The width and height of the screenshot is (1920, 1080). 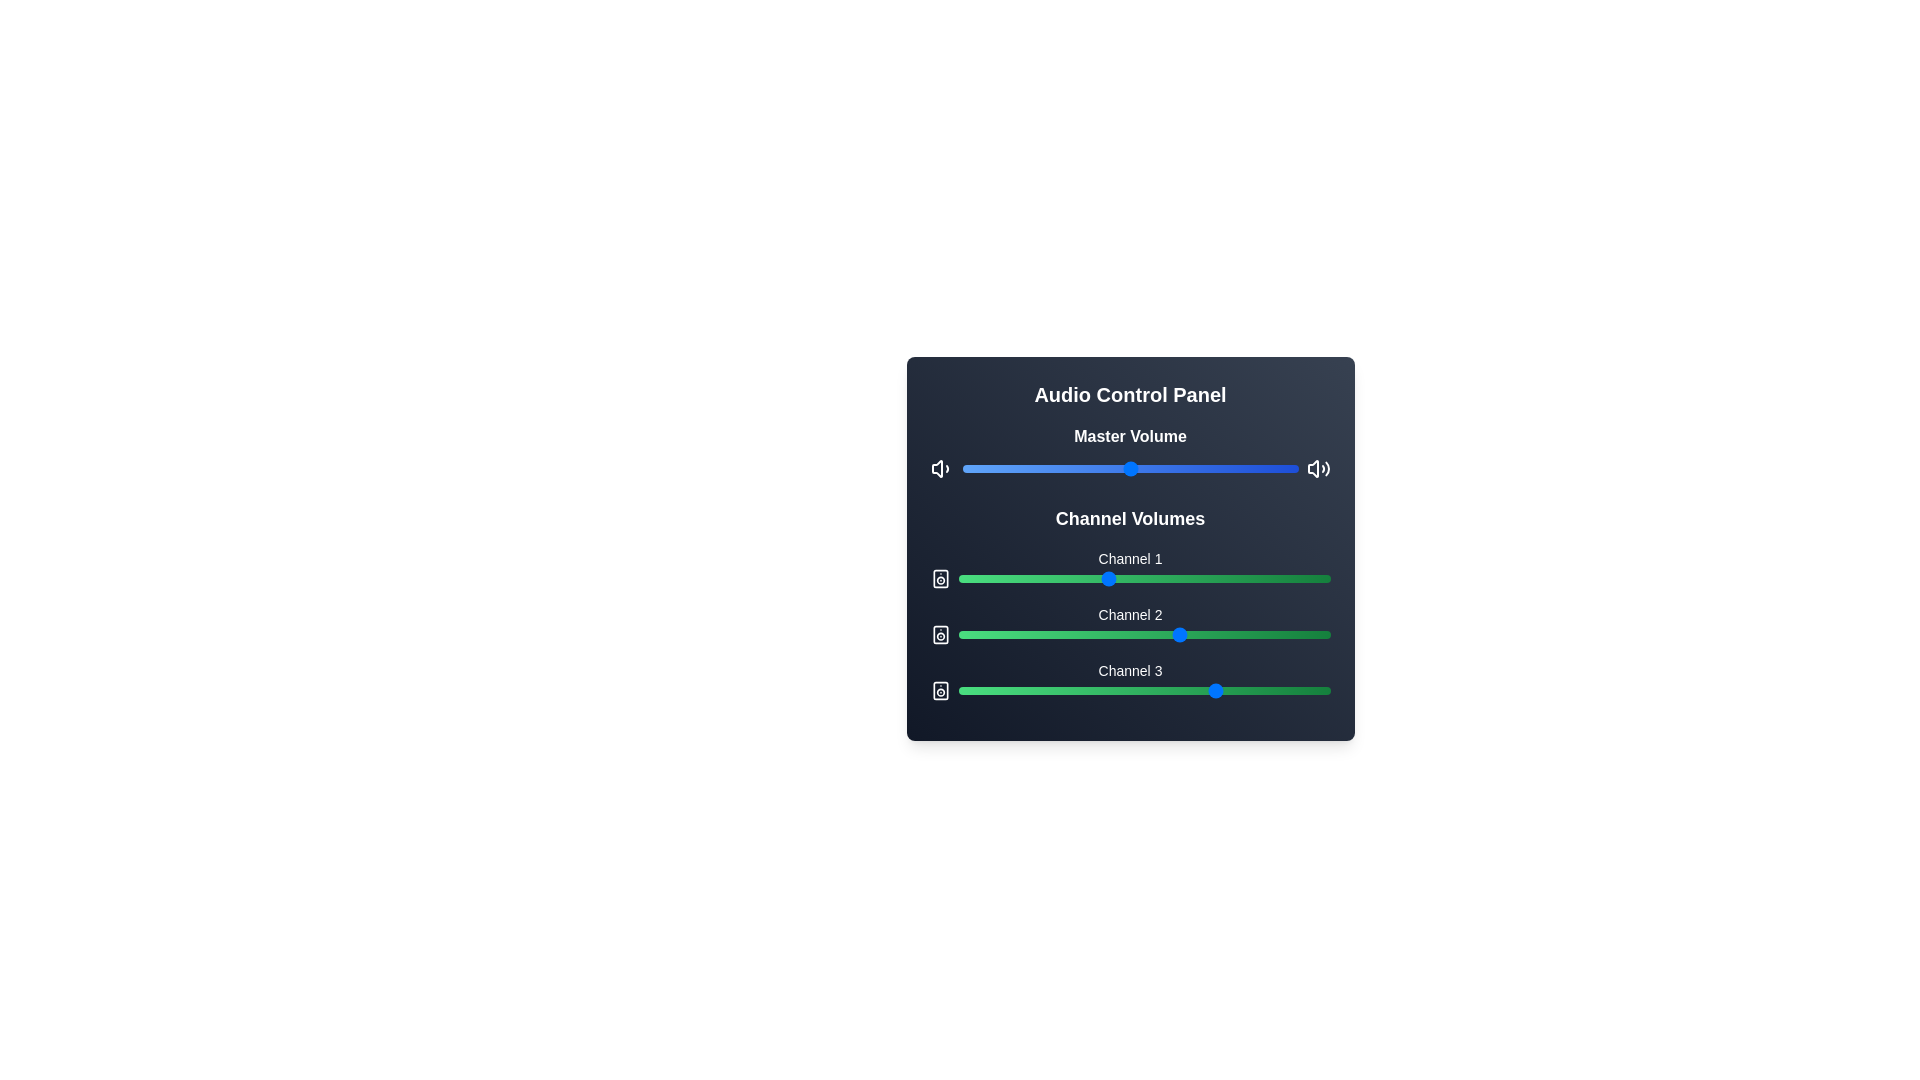 What do you see at coordinates (1125, 578) in the screenshot?
I see `the 'Channel 1' volume` at bounding box center [1125, 578].